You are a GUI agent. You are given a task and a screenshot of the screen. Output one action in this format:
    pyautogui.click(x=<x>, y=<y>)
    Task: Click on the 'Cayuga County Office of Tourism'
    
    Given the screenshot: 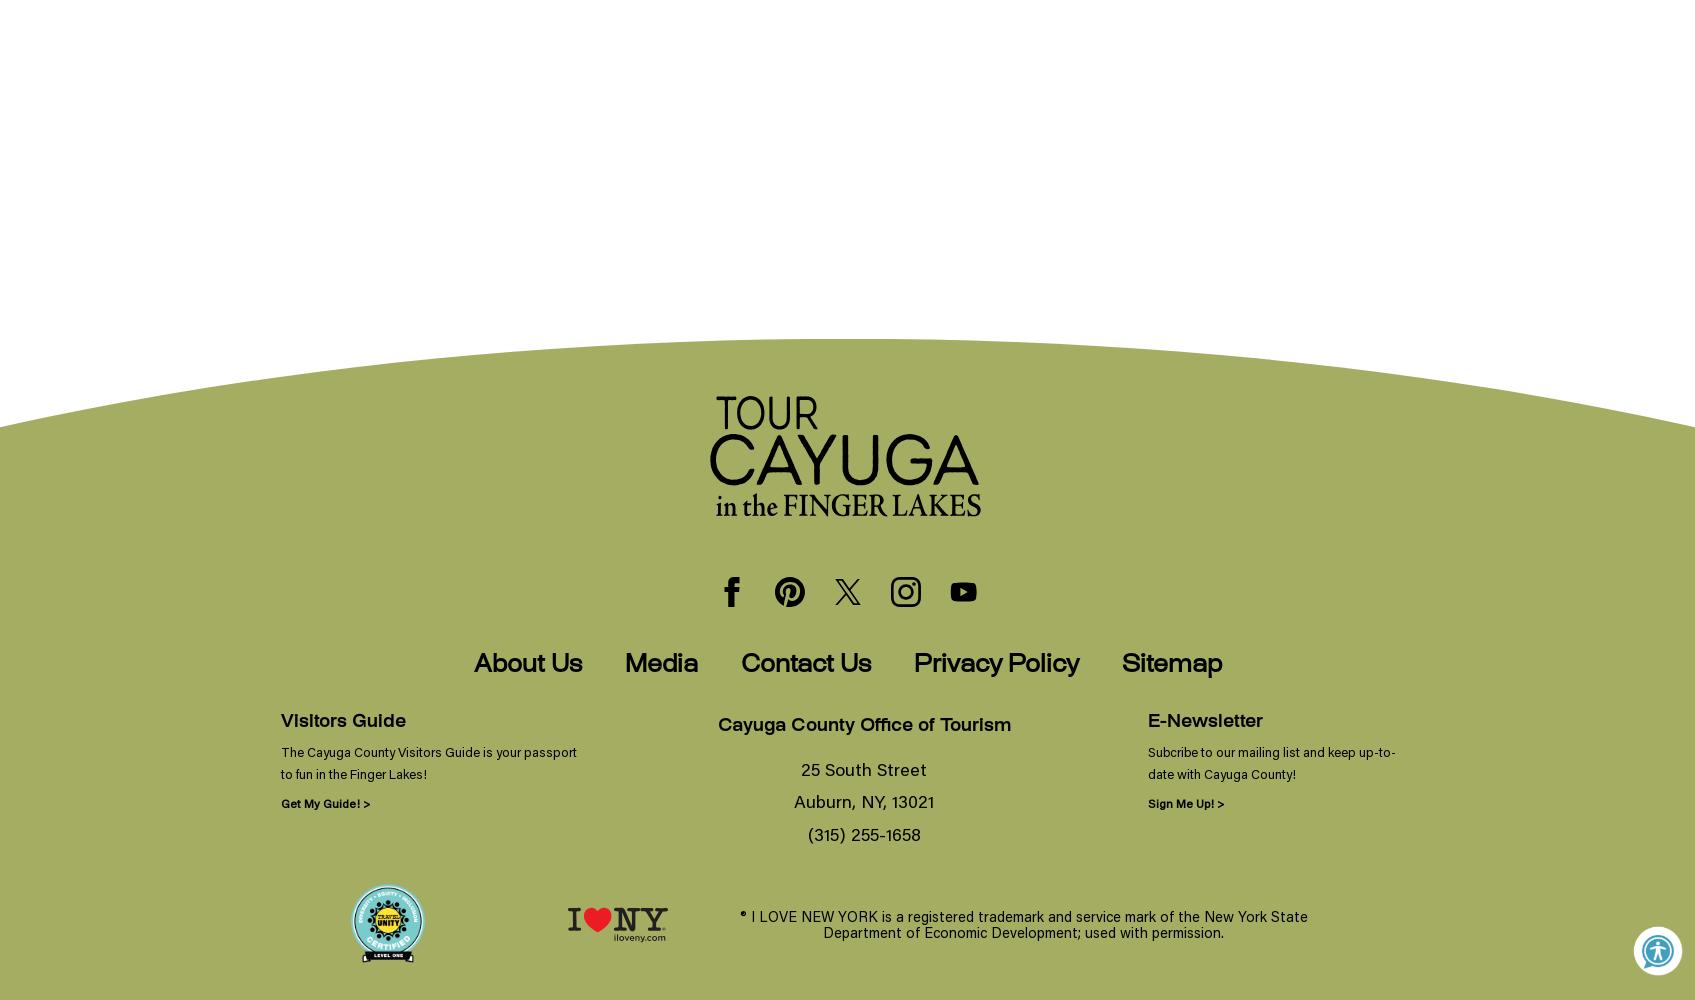 What is the action you would take?
    pyautogui.click(x=862, y=725)
    